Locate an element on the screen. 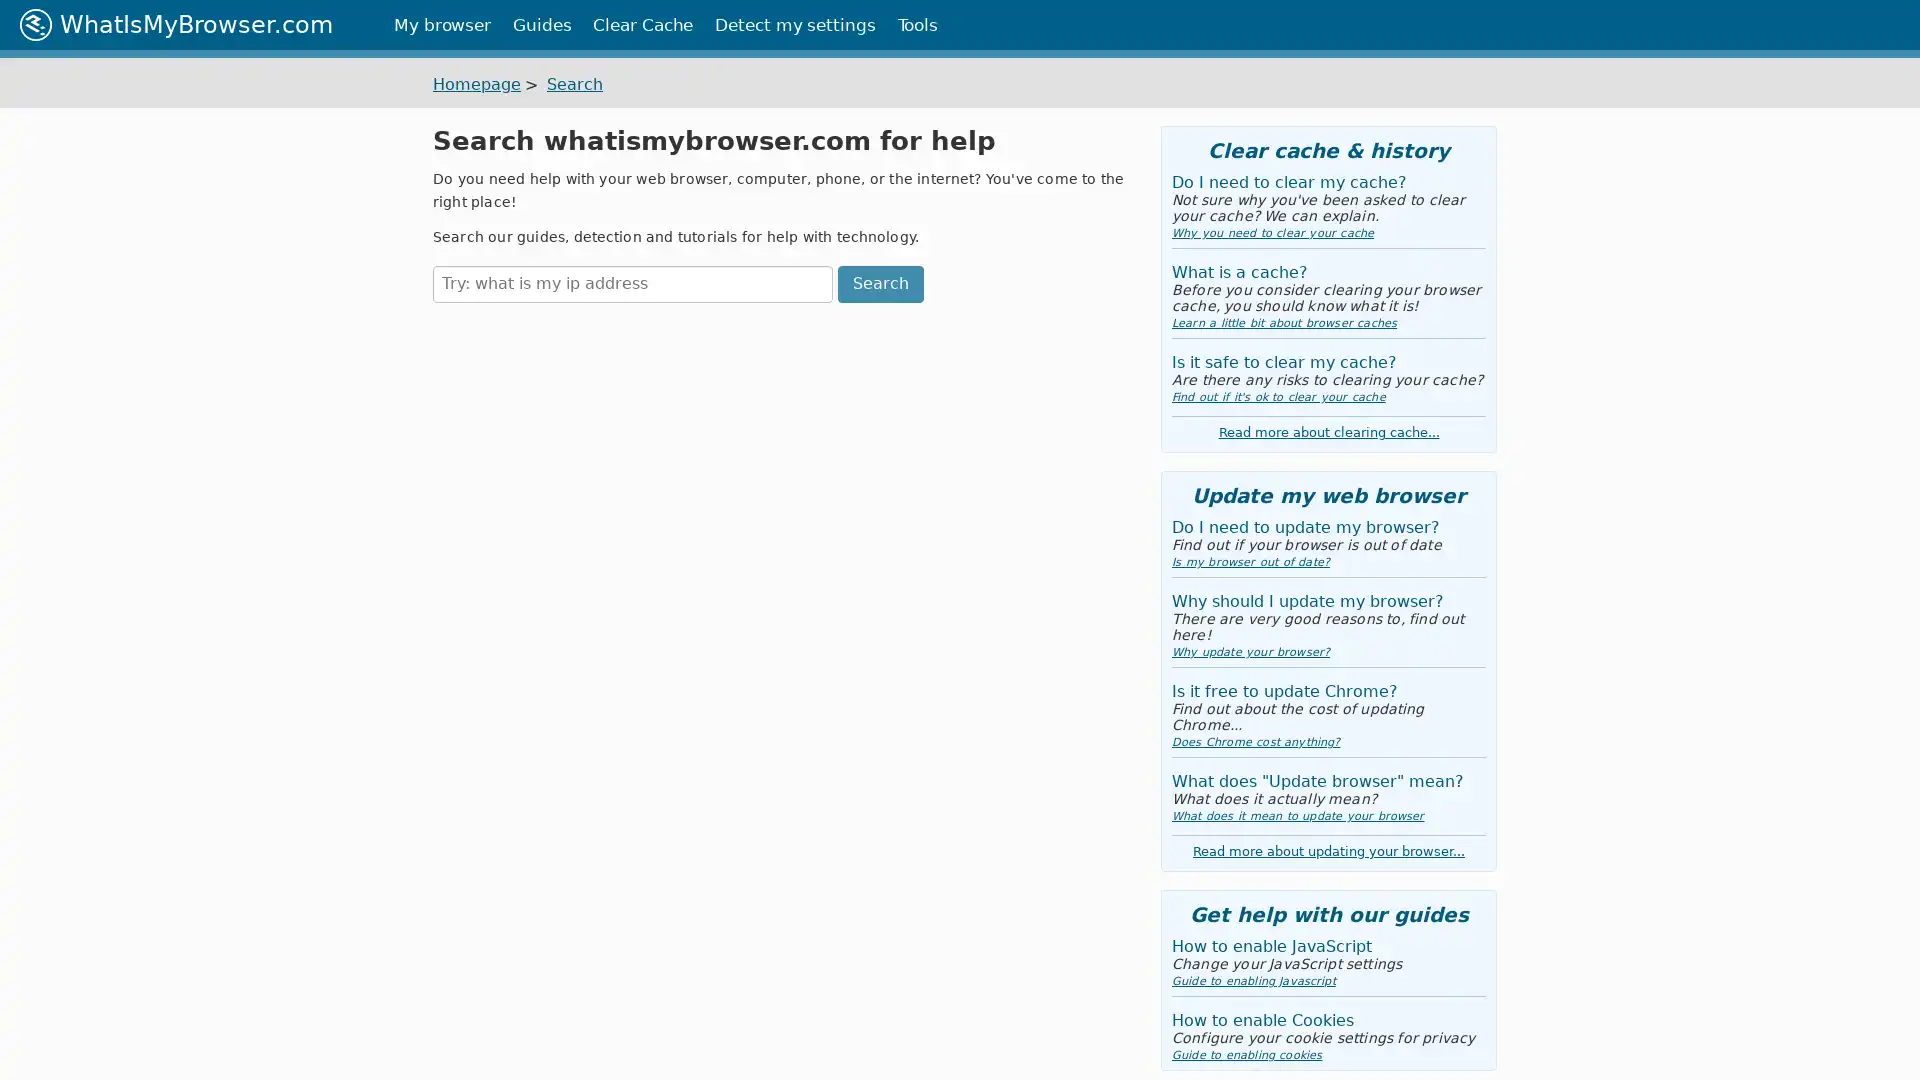 This screenshot has height=1080, width=1920. Search is located at coordinates (880, 284).